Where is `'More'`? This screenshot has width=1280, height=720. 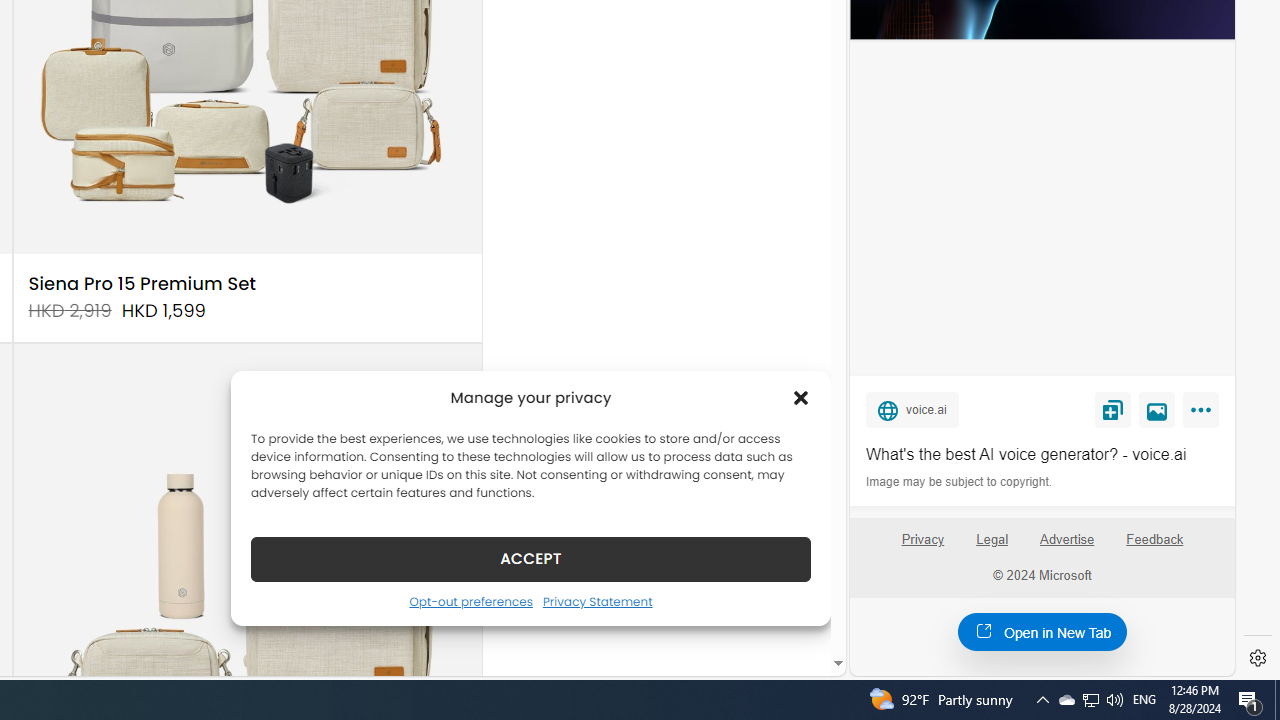
'More' is located at coordinates (1203, 412).